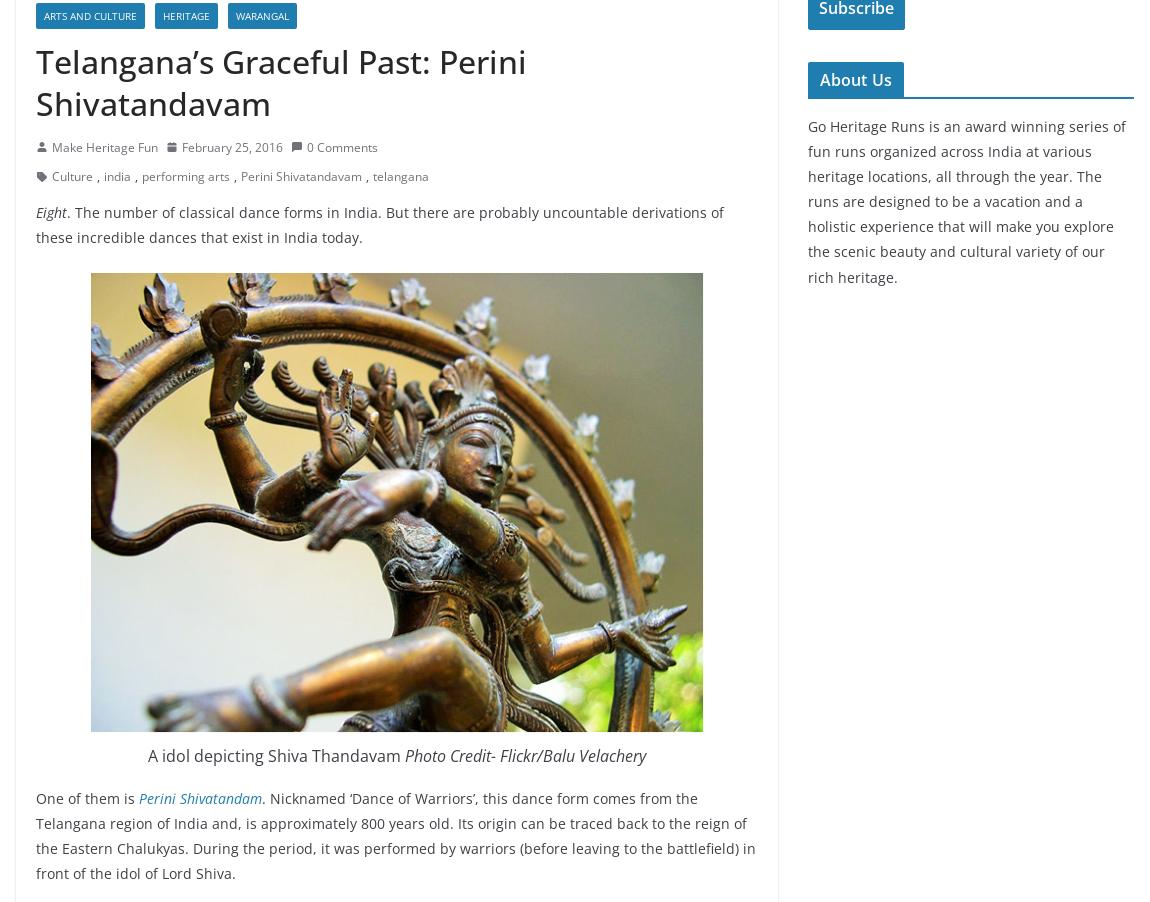 This screenshot has width=1150, height=902. What do you see at coordinates (280, 81) in the screenshot?
I see `'Telangana’s Graceful Past: Perini Shivatandavam'` at bounding box center [280, 81].